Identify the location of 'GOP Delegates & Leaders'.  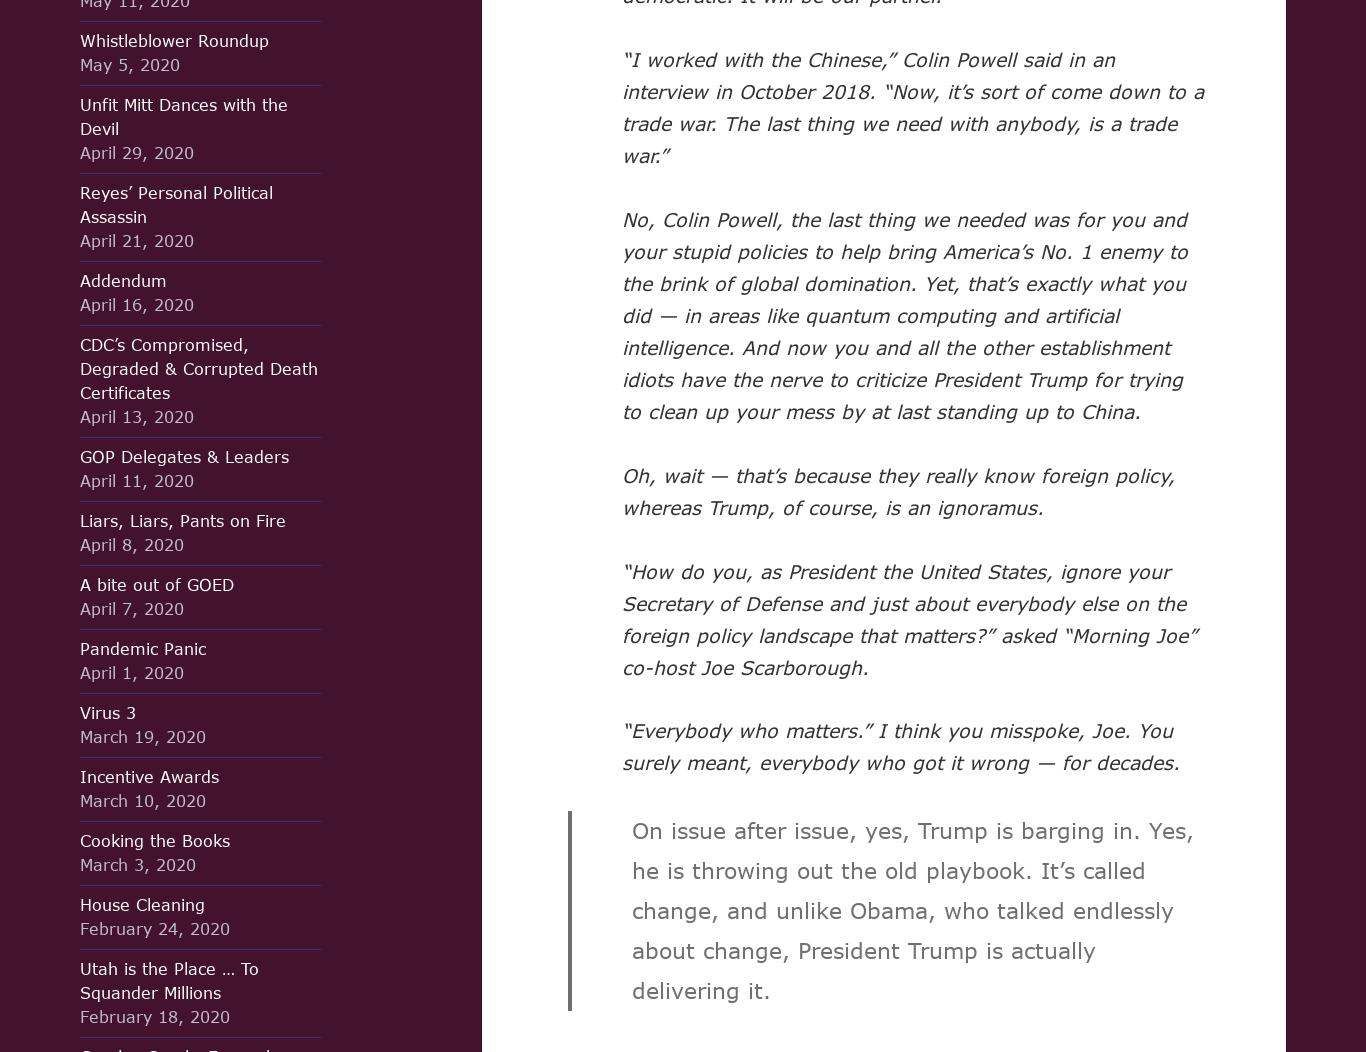
(183, 456).